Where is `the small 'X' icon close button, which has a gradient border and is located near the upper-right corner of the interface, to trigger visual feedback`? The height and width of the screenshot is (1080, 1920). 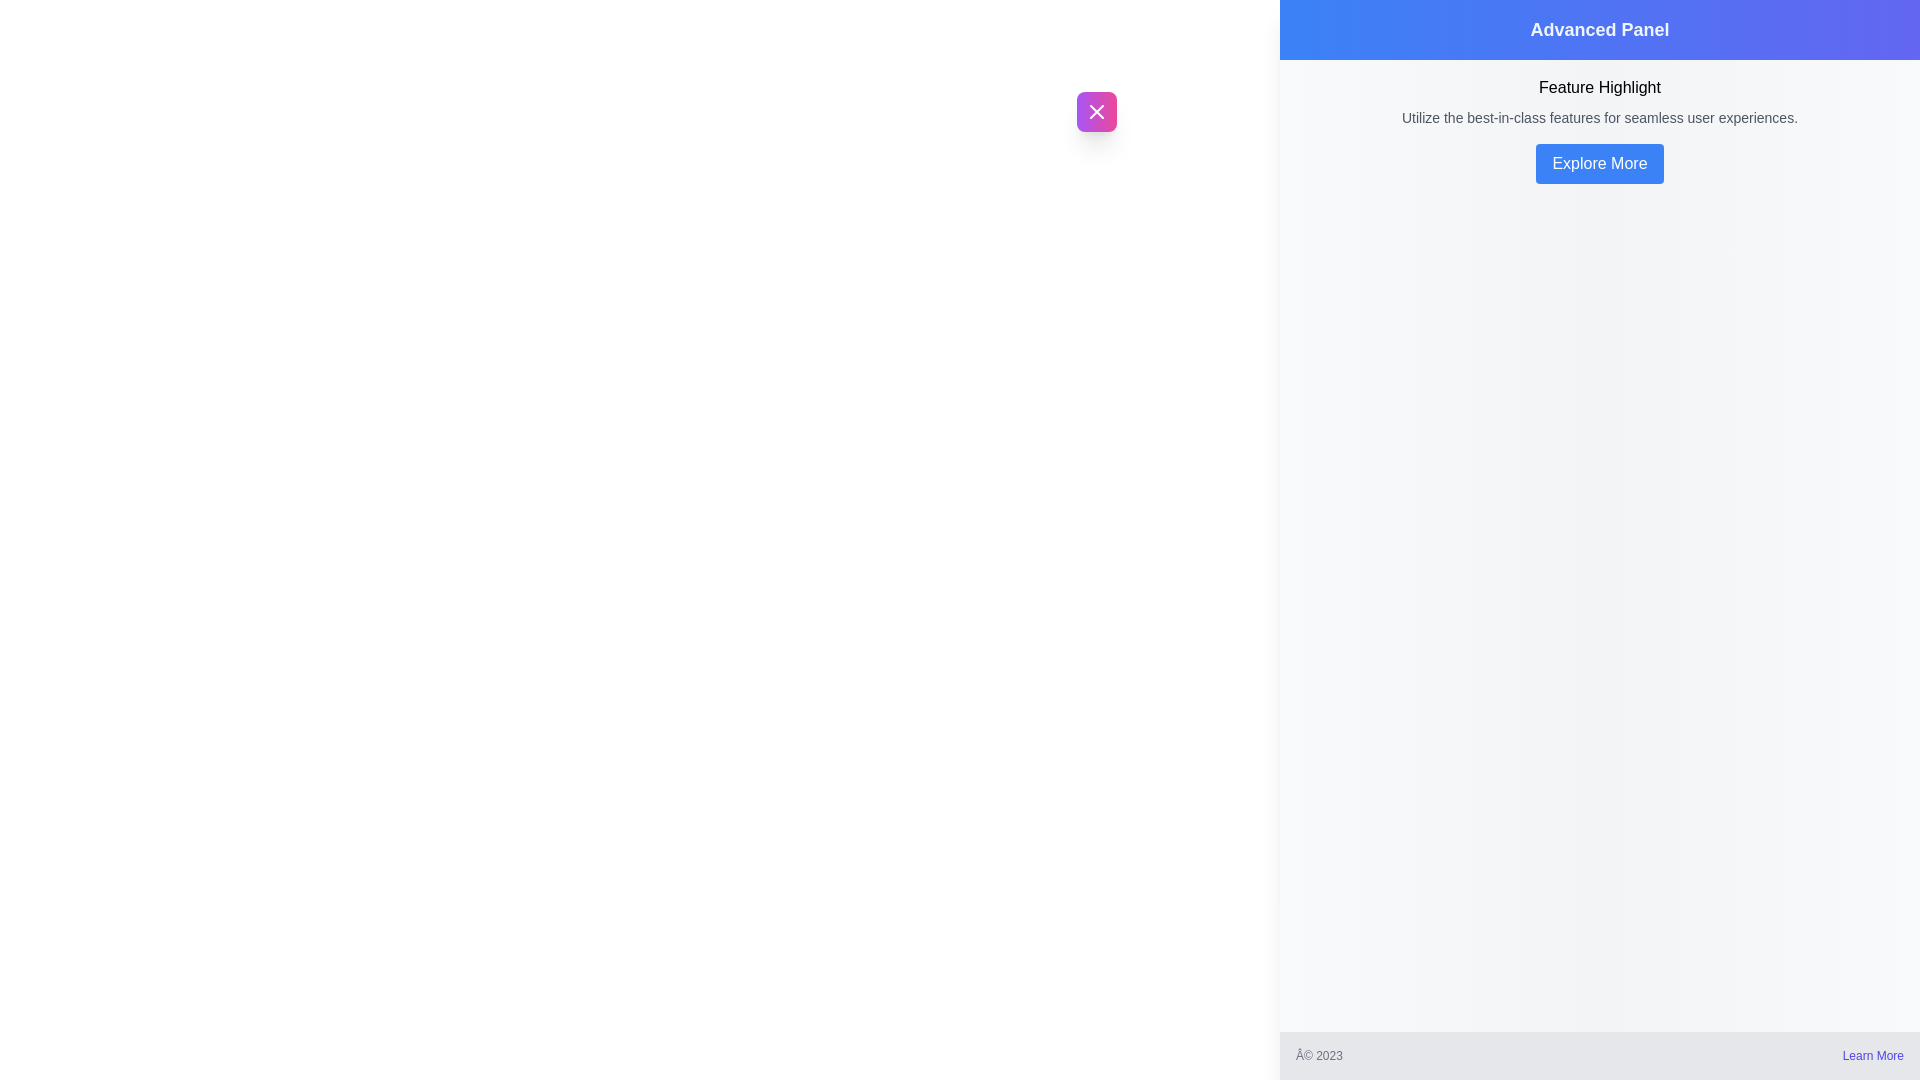 the small 'X' icon close button, which has a gradient border and is located near the upper-right corner of the interface, to trigger visual feedback is located at coordinates (1095, 111).